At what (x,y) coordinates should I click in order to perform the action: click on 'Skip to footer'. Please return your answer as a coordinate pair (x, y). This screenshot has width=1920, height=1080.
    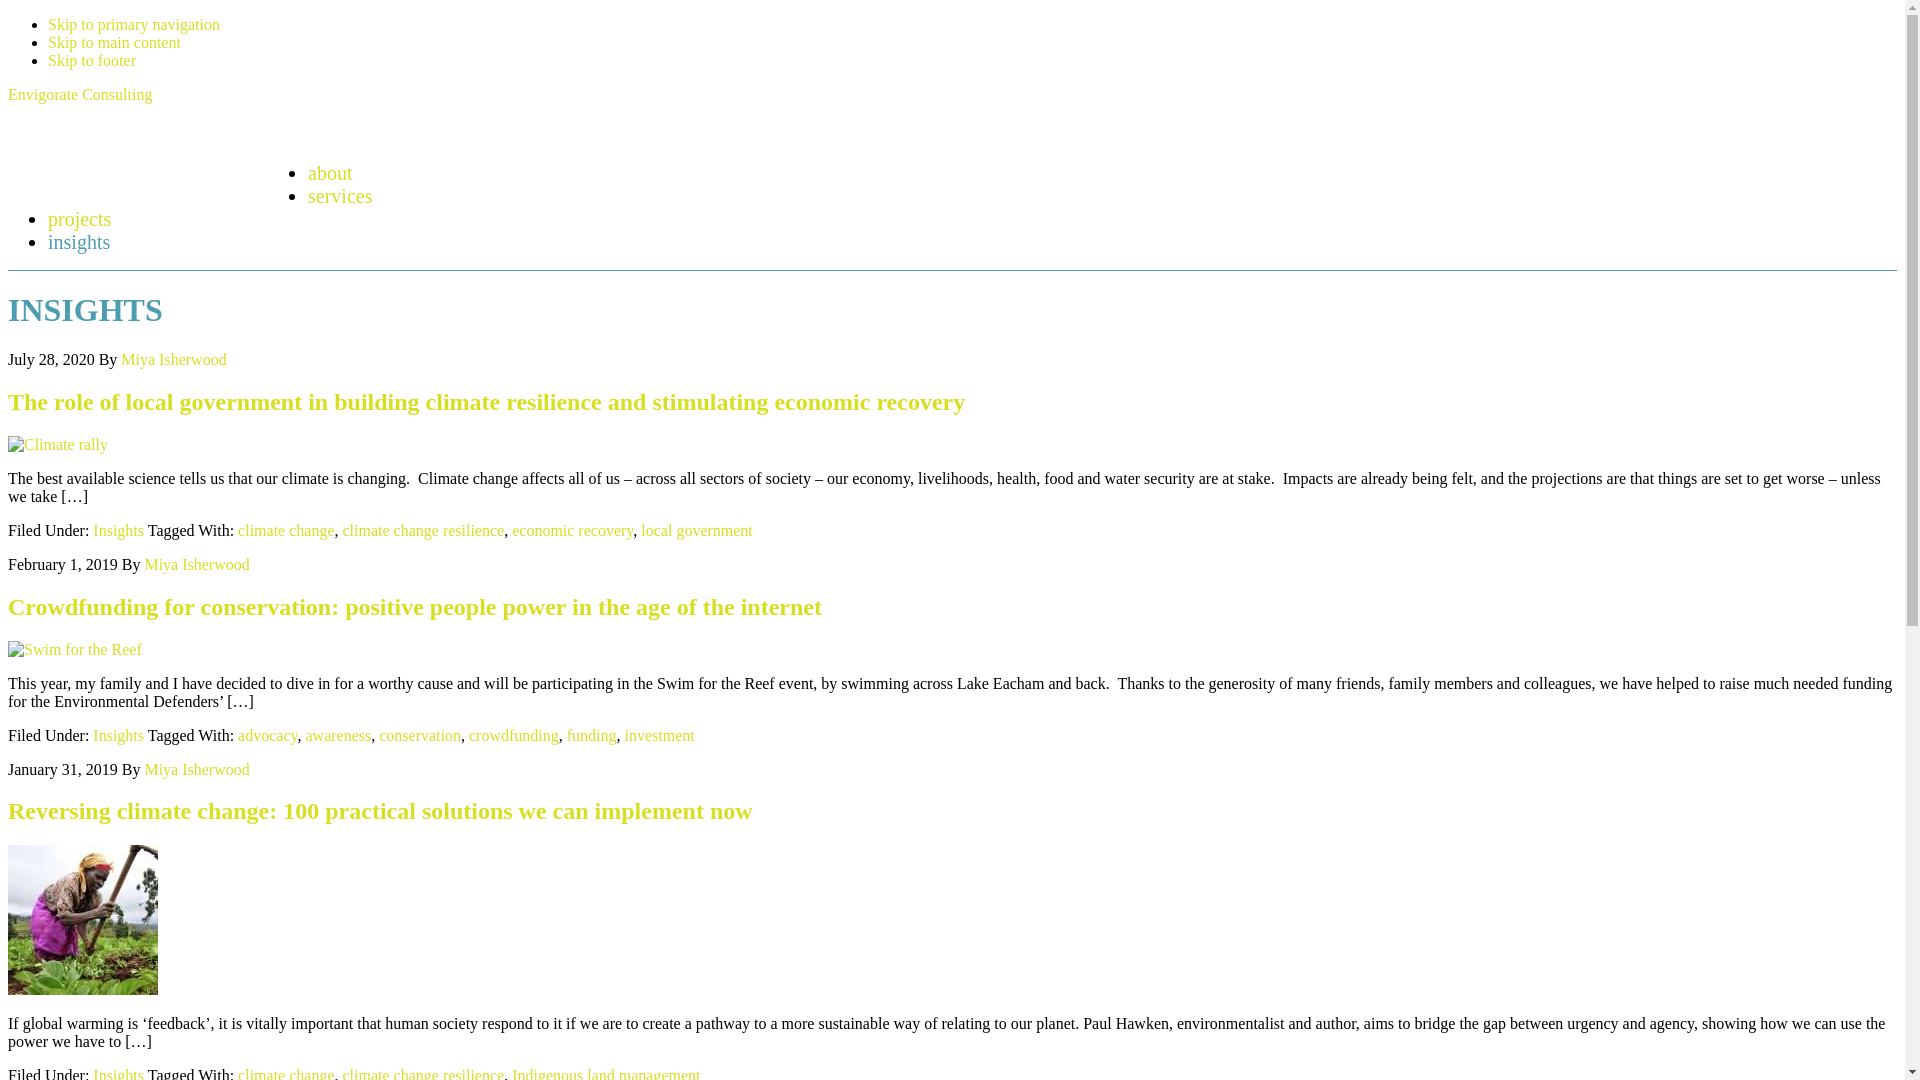
    Looking at the image, I should click on (90, 59).